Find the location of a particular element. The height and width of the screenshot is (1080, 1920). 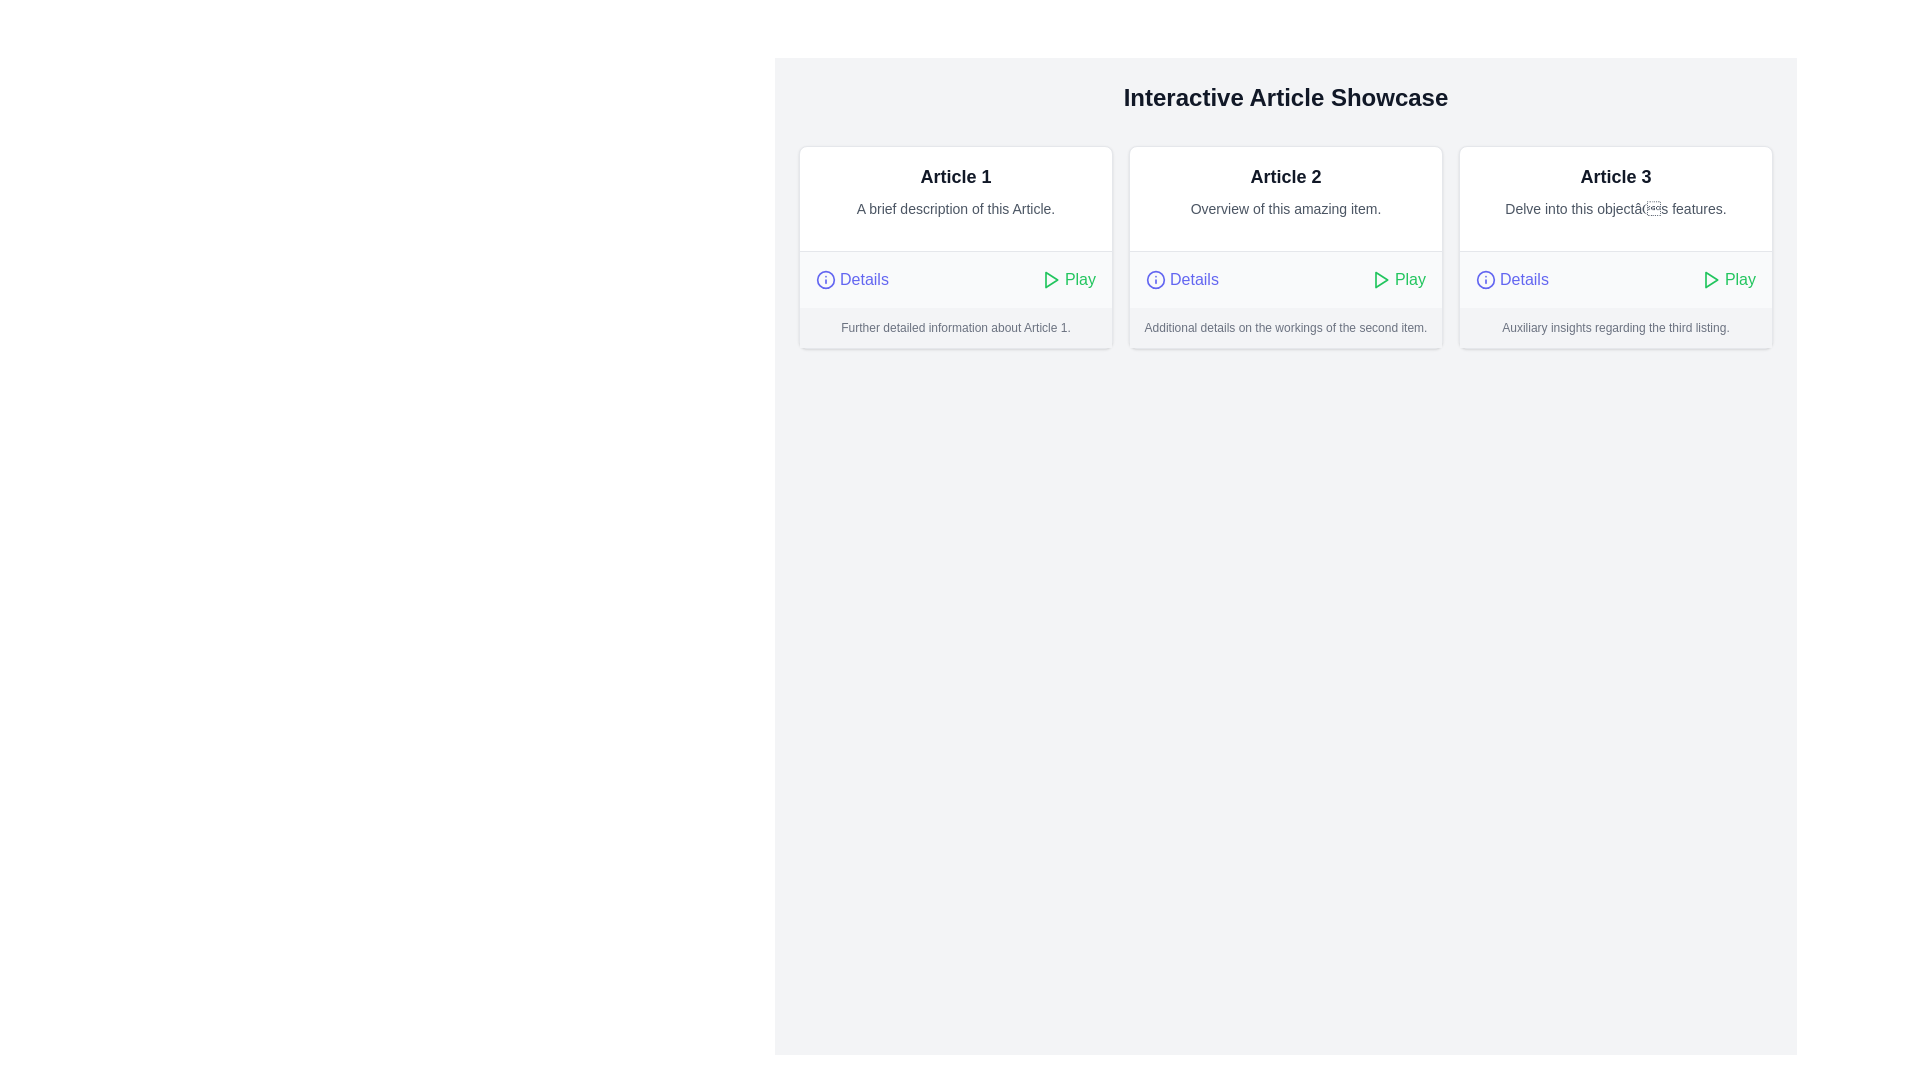

the decorative vector graphic (SVG) circle is located at coordinates (1156, 280).